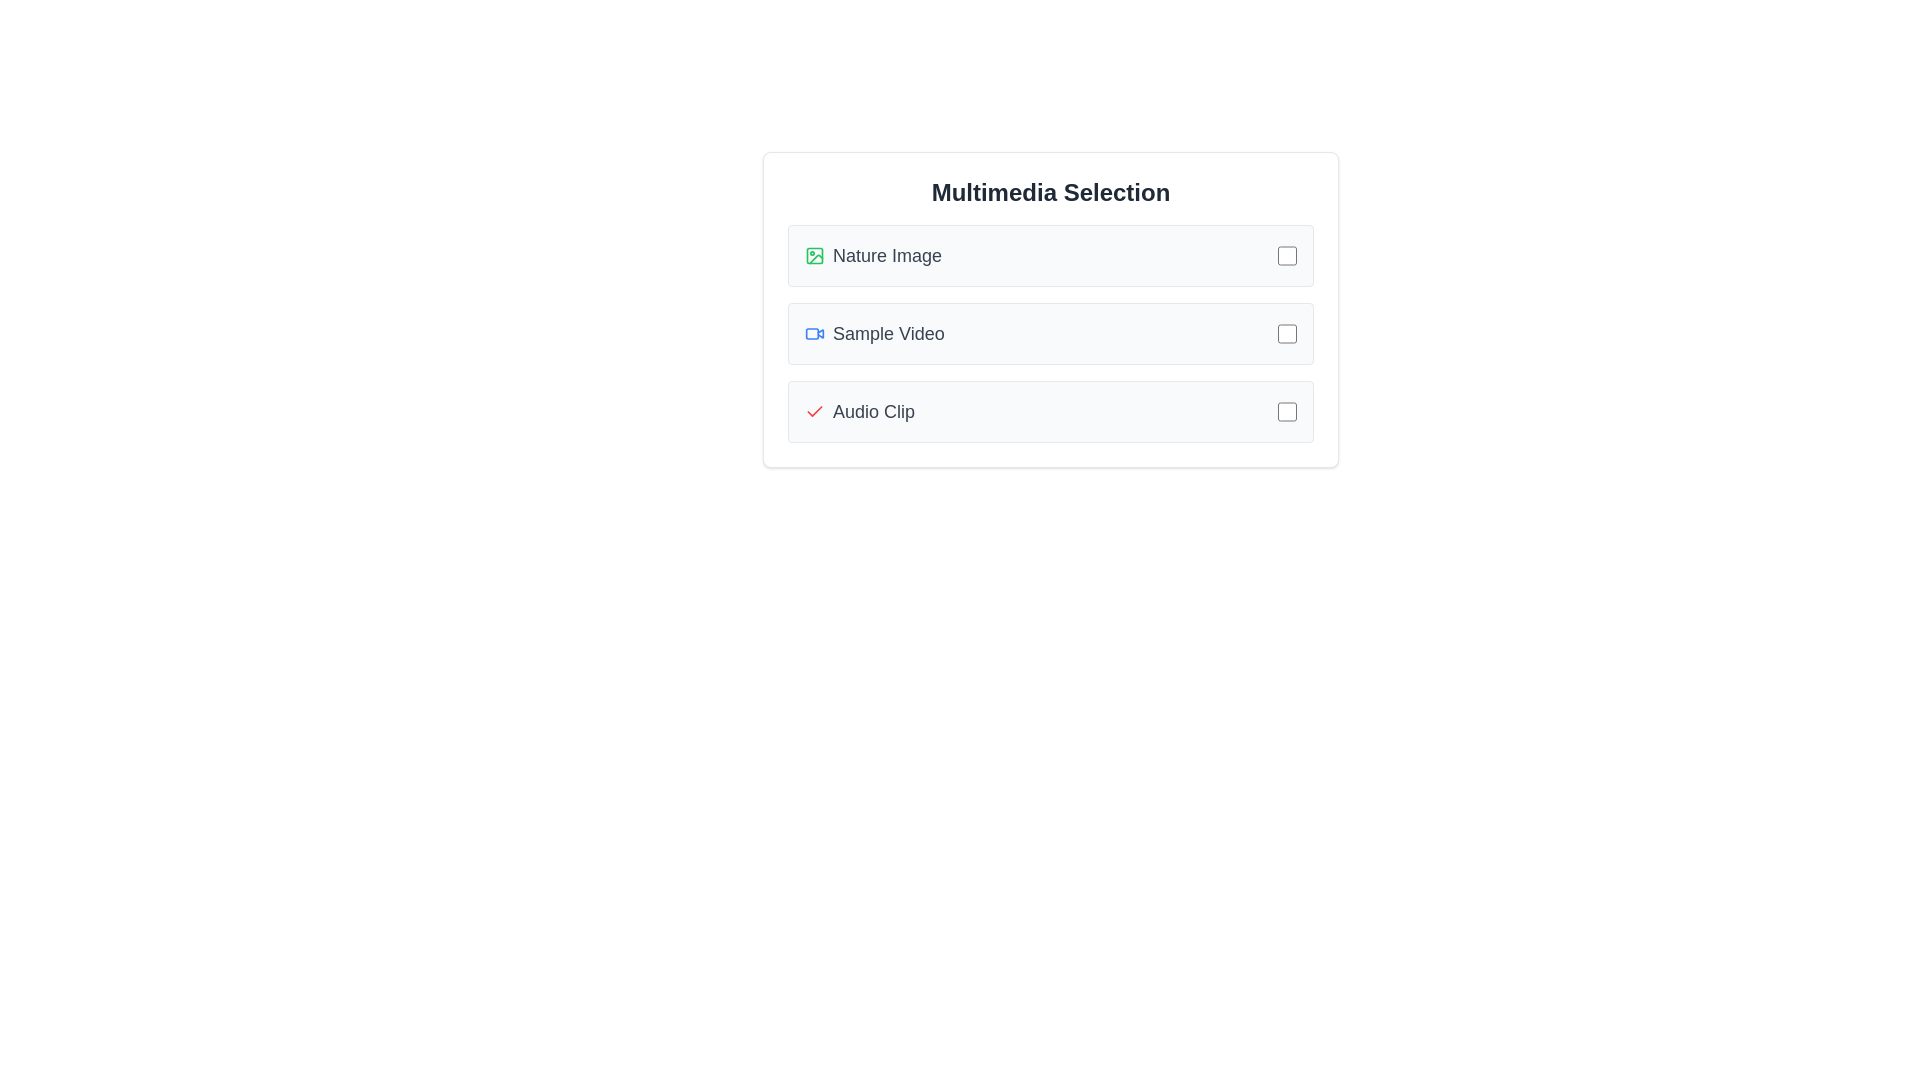 This screenshot has height=1080, width=1920. What do you see at coordinates (815, 333) in the screenshot?
I see `the blue video icon with circular edges located to the left of the 'Sample Video' label in the multimedia selection interface` at bounding box center [815, 333].